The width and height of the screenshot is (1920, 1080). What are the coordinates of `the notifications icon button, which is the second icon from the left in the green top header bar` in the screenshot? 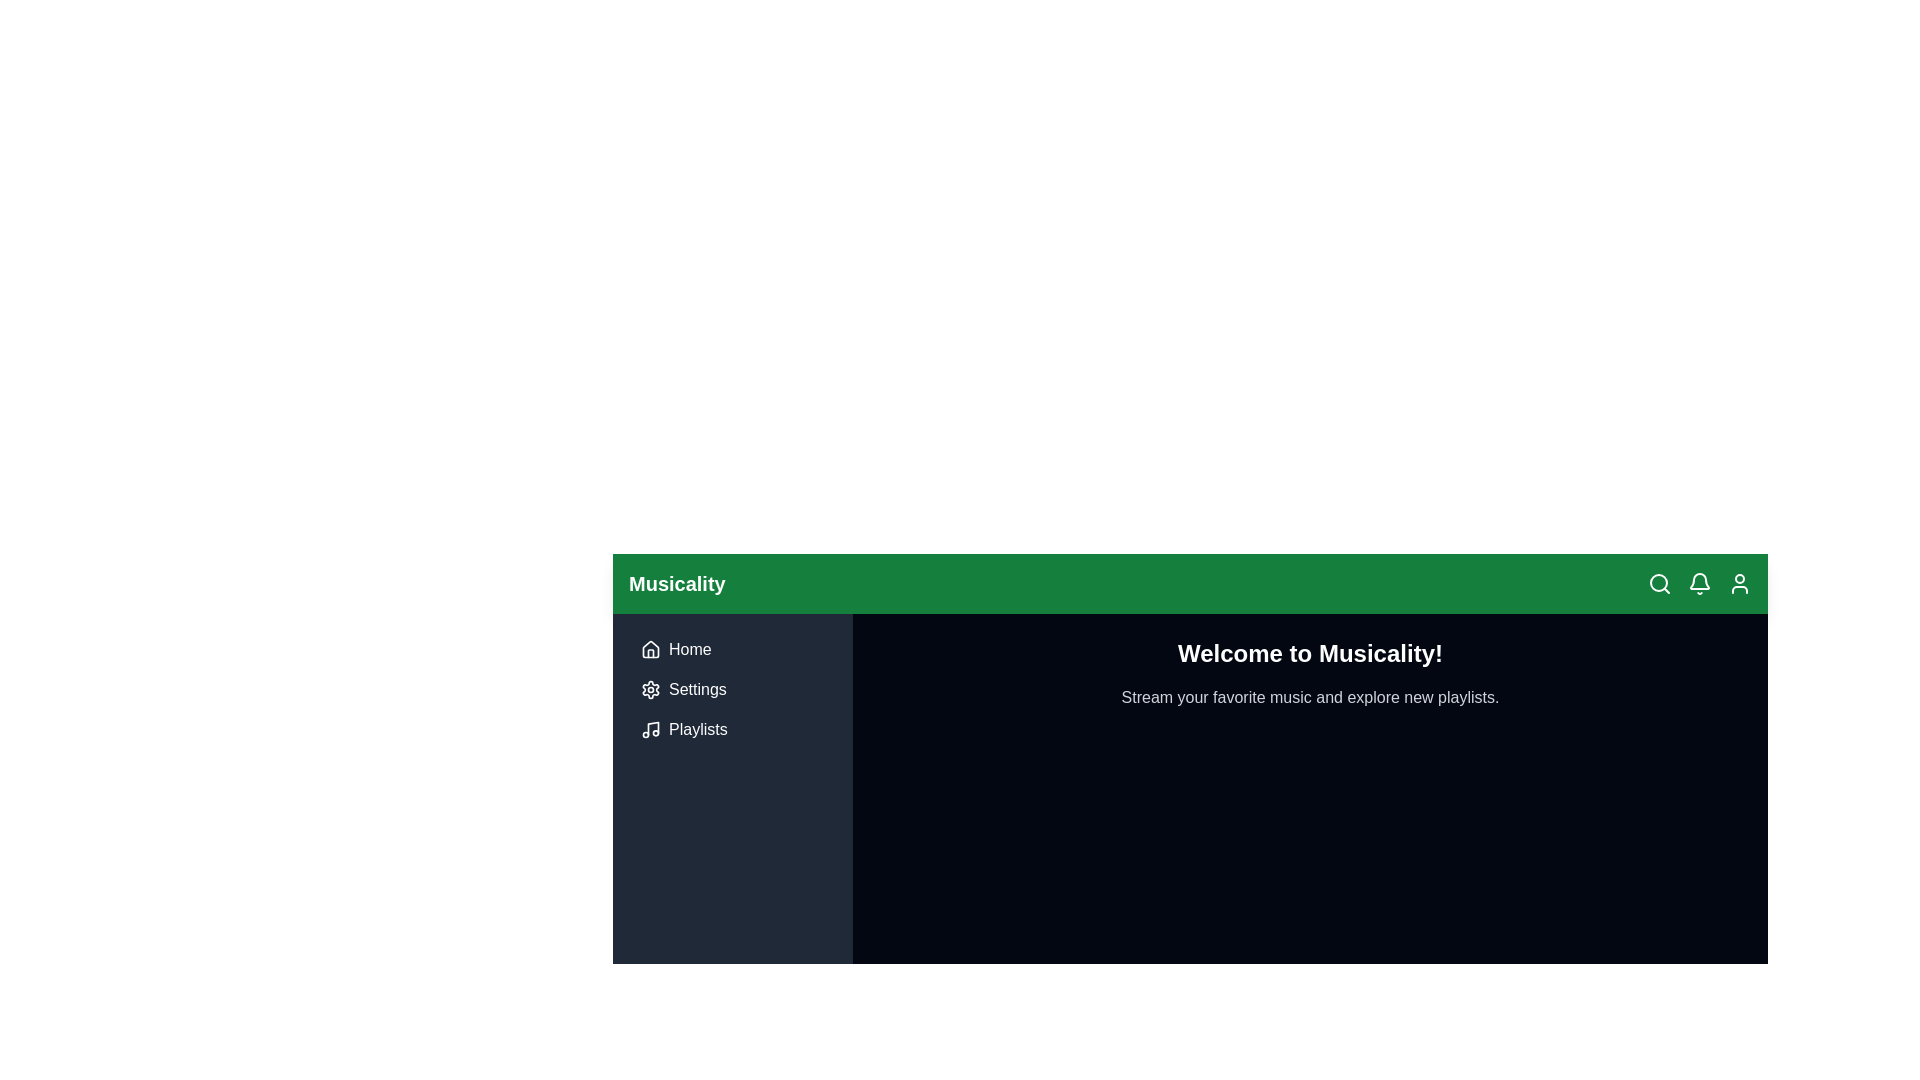 It's located at (1698, 583).